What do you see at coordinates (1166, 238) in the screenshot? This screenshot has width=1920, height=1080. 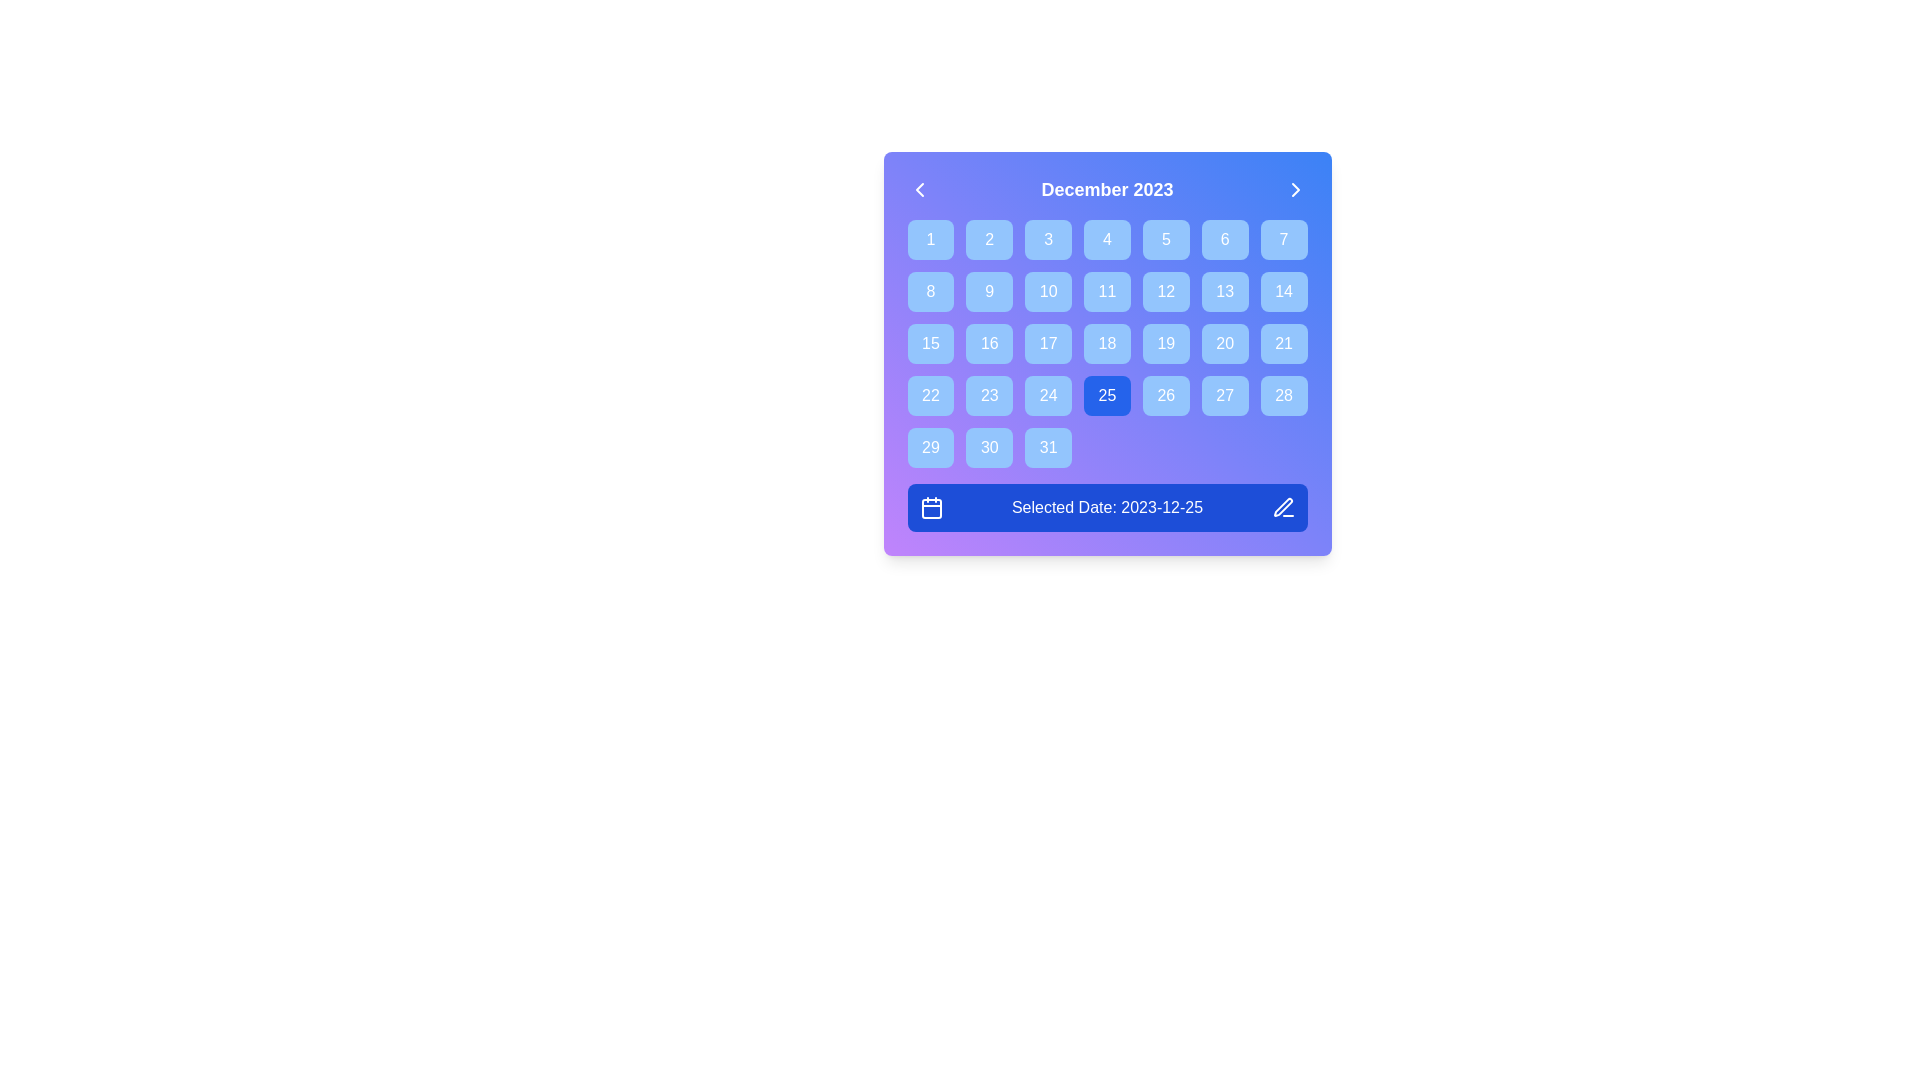 I see `the rectangular button displaying the number '5' with a light blue background` at bounding box center [1166, 238].